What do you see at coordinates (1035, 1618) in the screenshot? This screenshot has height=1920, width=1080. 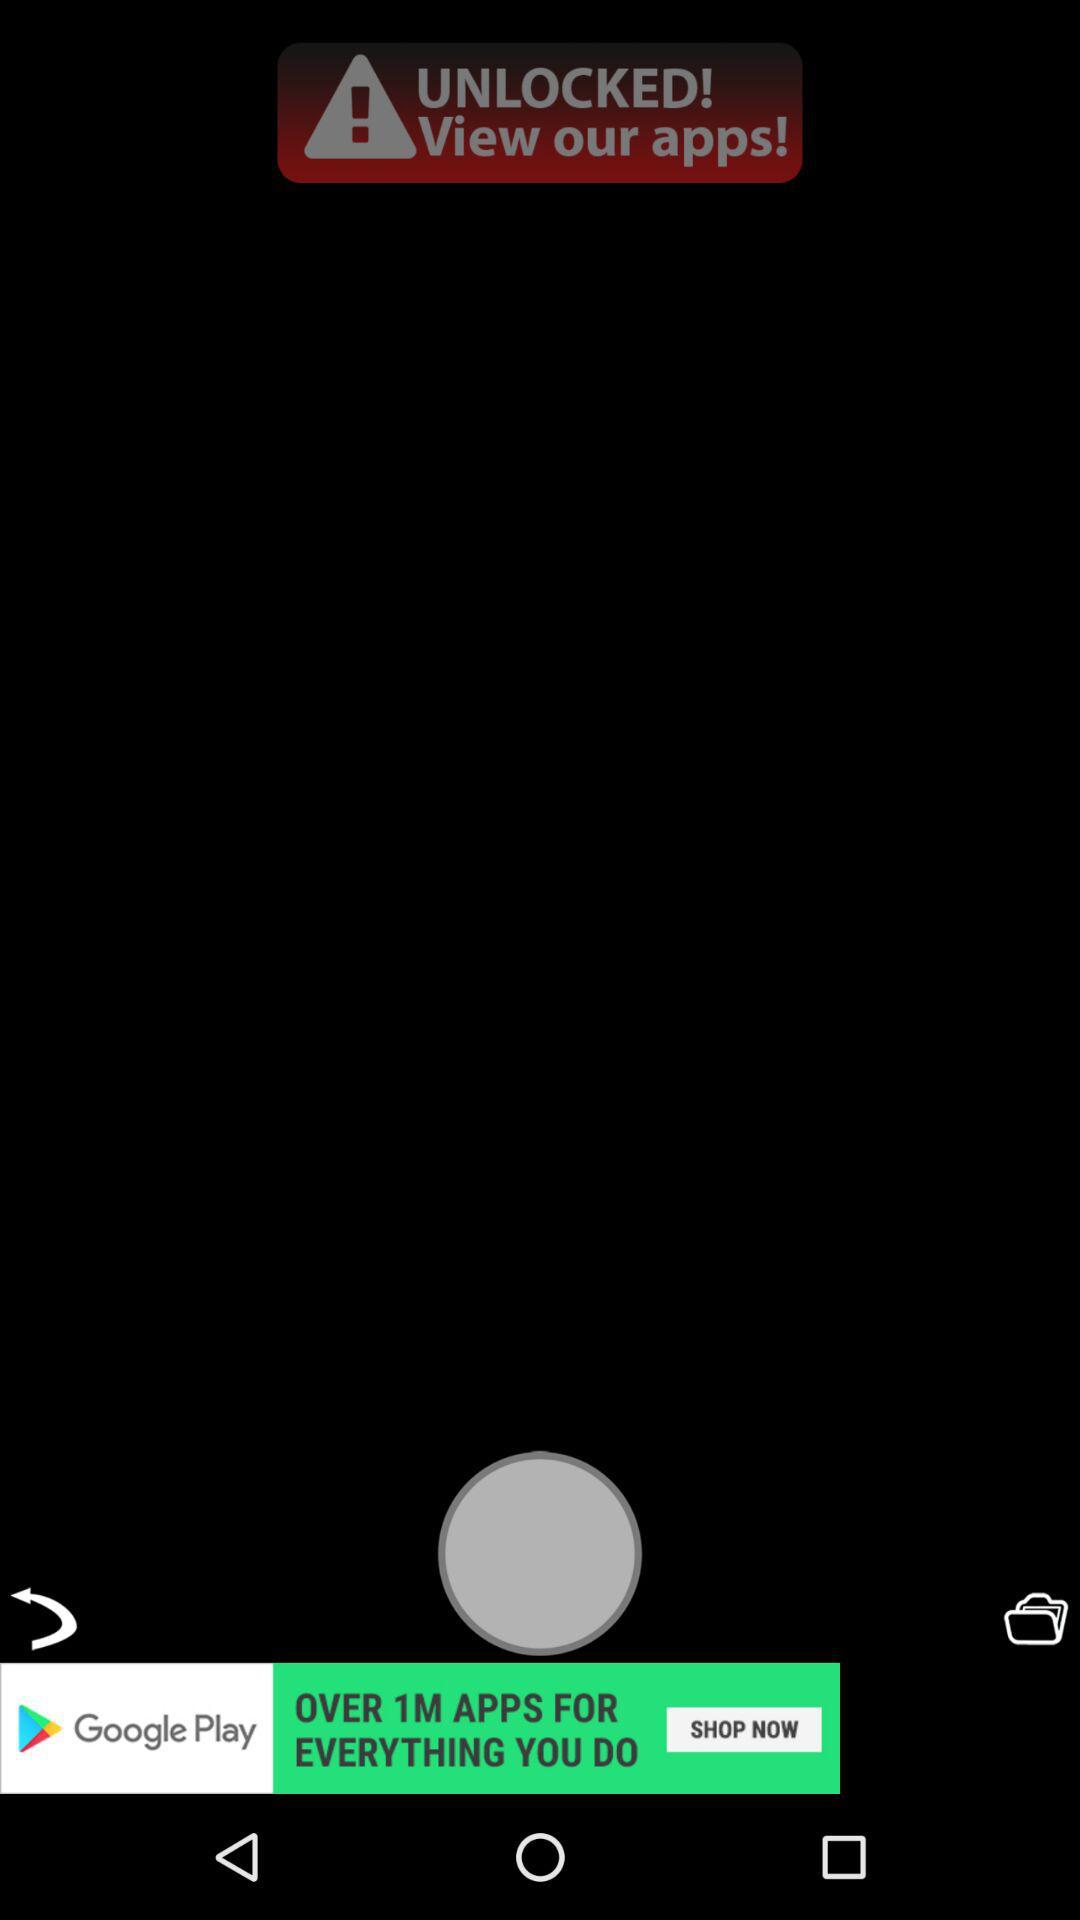 I see `open folder button` at bounding box center [1035, 1618].